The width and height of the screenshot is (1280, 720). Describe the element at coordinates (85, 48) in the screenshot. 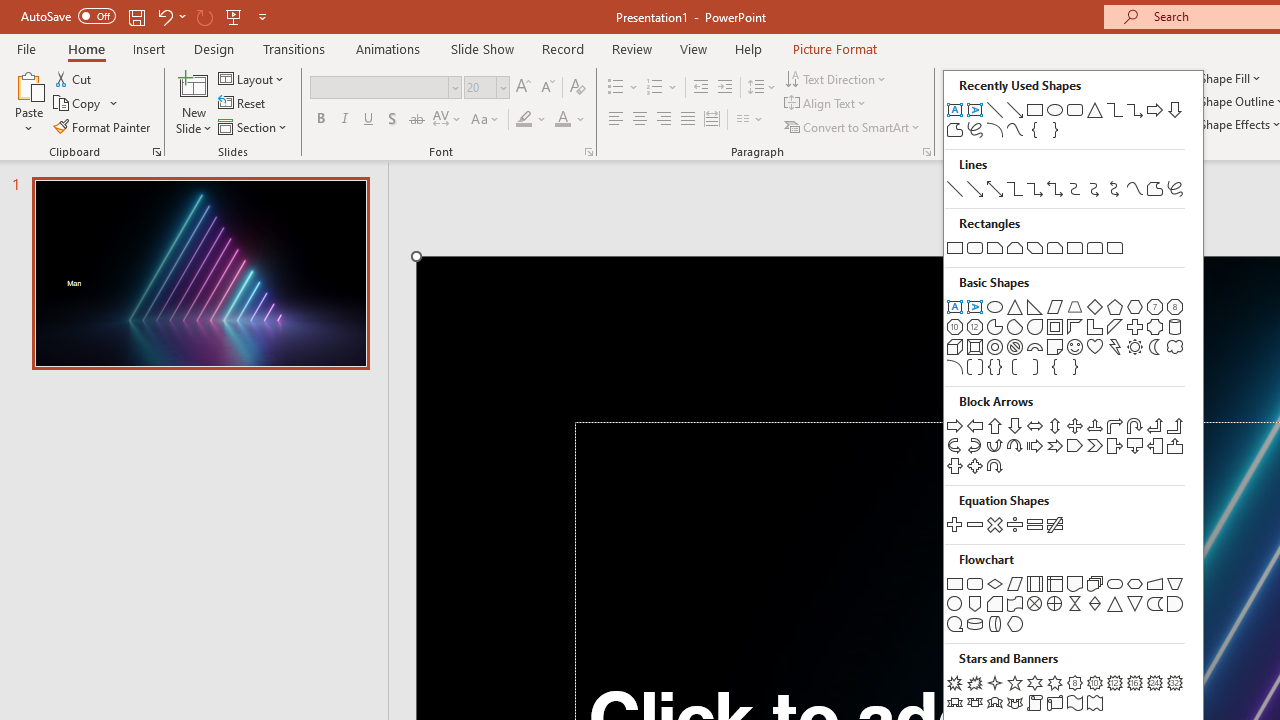

I see `'Home'` at that location.